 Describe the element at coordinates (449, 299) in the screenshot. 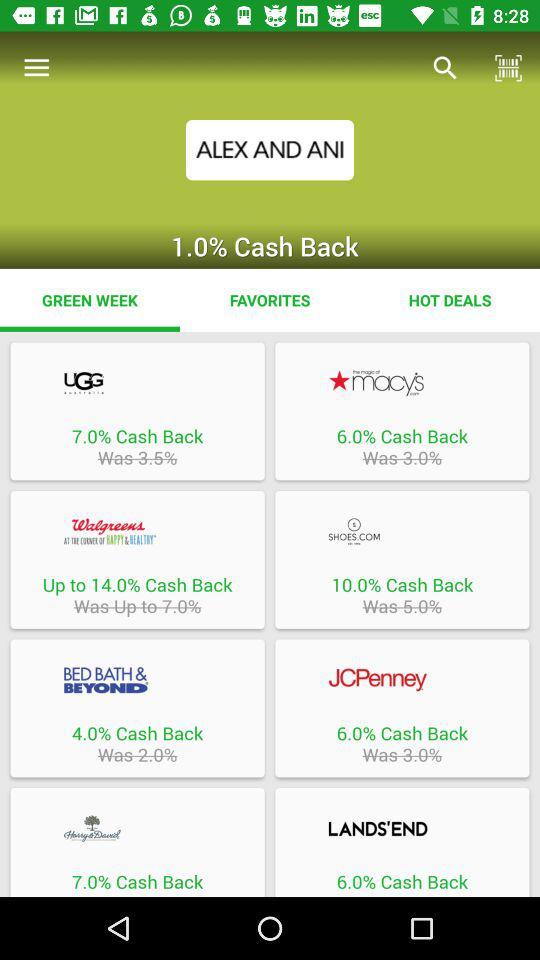

I see `hot deals` at that location.